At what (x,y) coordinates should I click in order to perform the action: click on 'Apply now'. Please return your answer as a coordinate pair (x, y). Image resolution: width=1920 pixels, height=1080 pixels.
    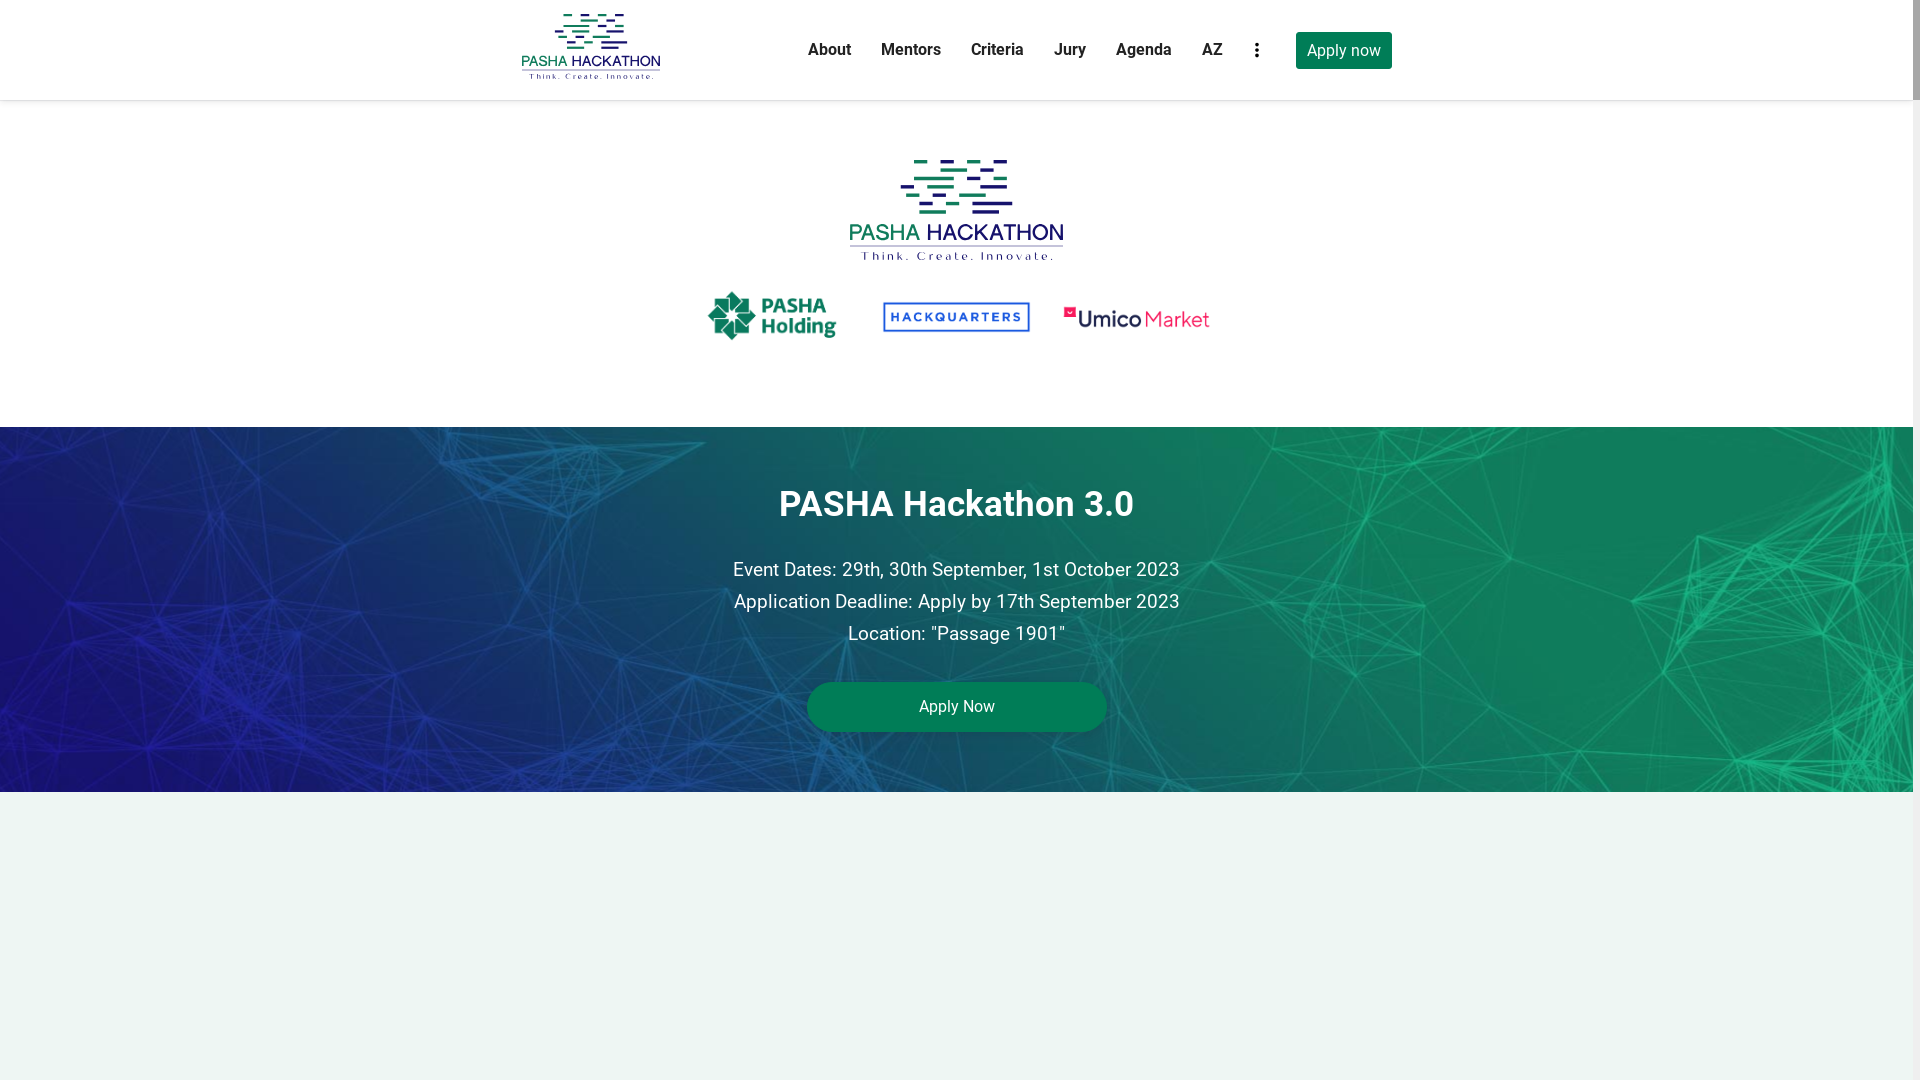
    Looking at the image, I should click on (1344, 49).